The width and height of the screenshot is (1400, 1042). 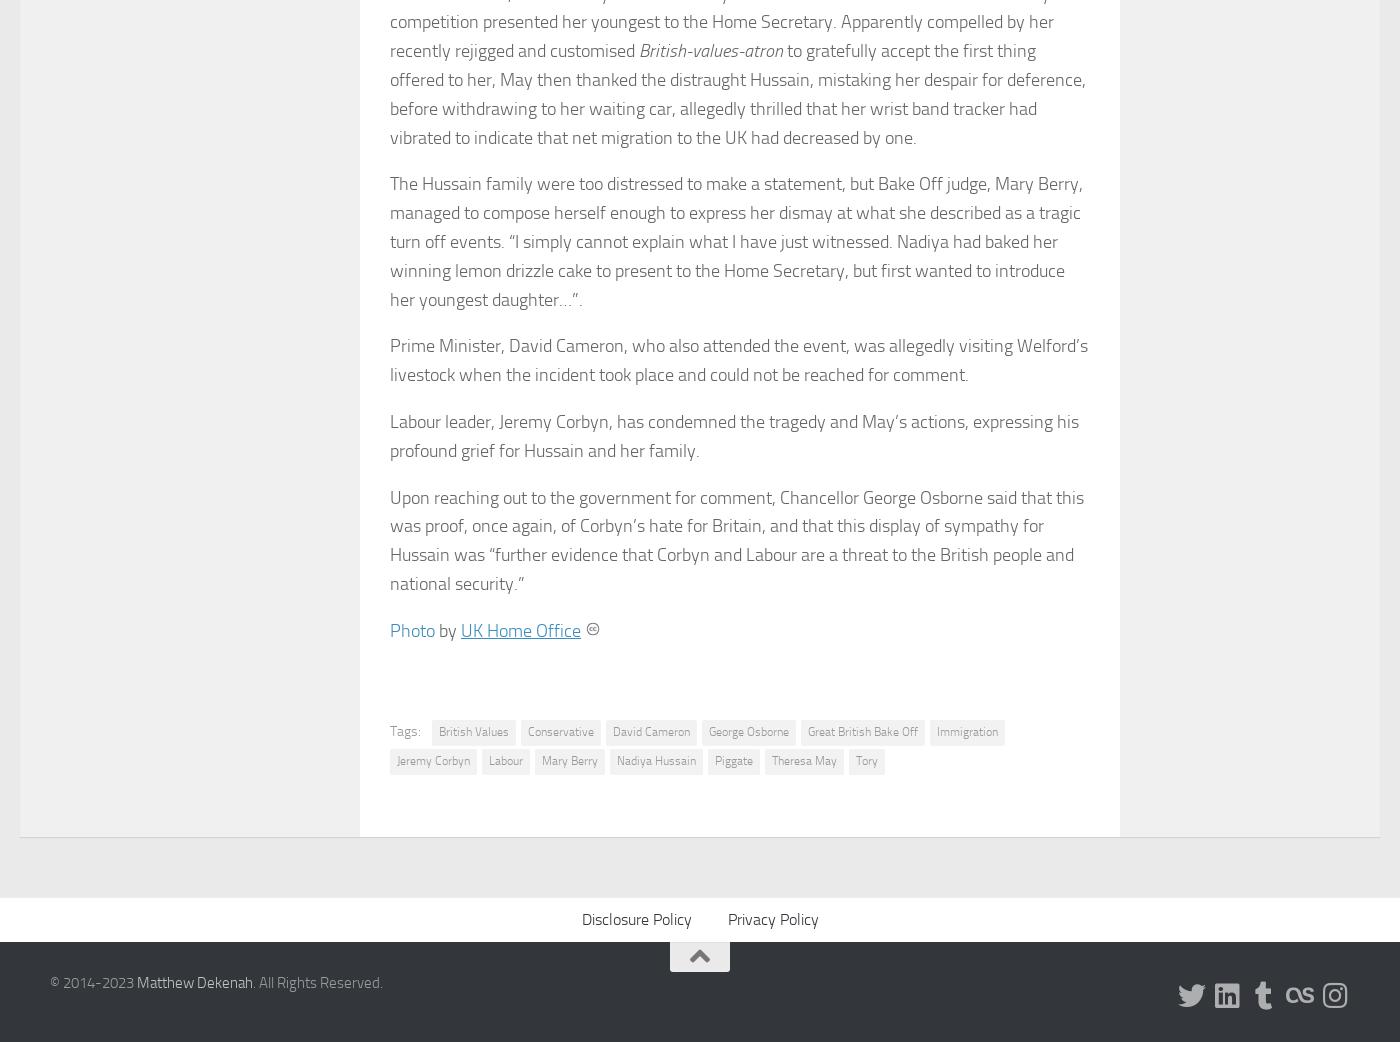 I want to click on '. All Rights Reserved.', so click(x=252, y=981).